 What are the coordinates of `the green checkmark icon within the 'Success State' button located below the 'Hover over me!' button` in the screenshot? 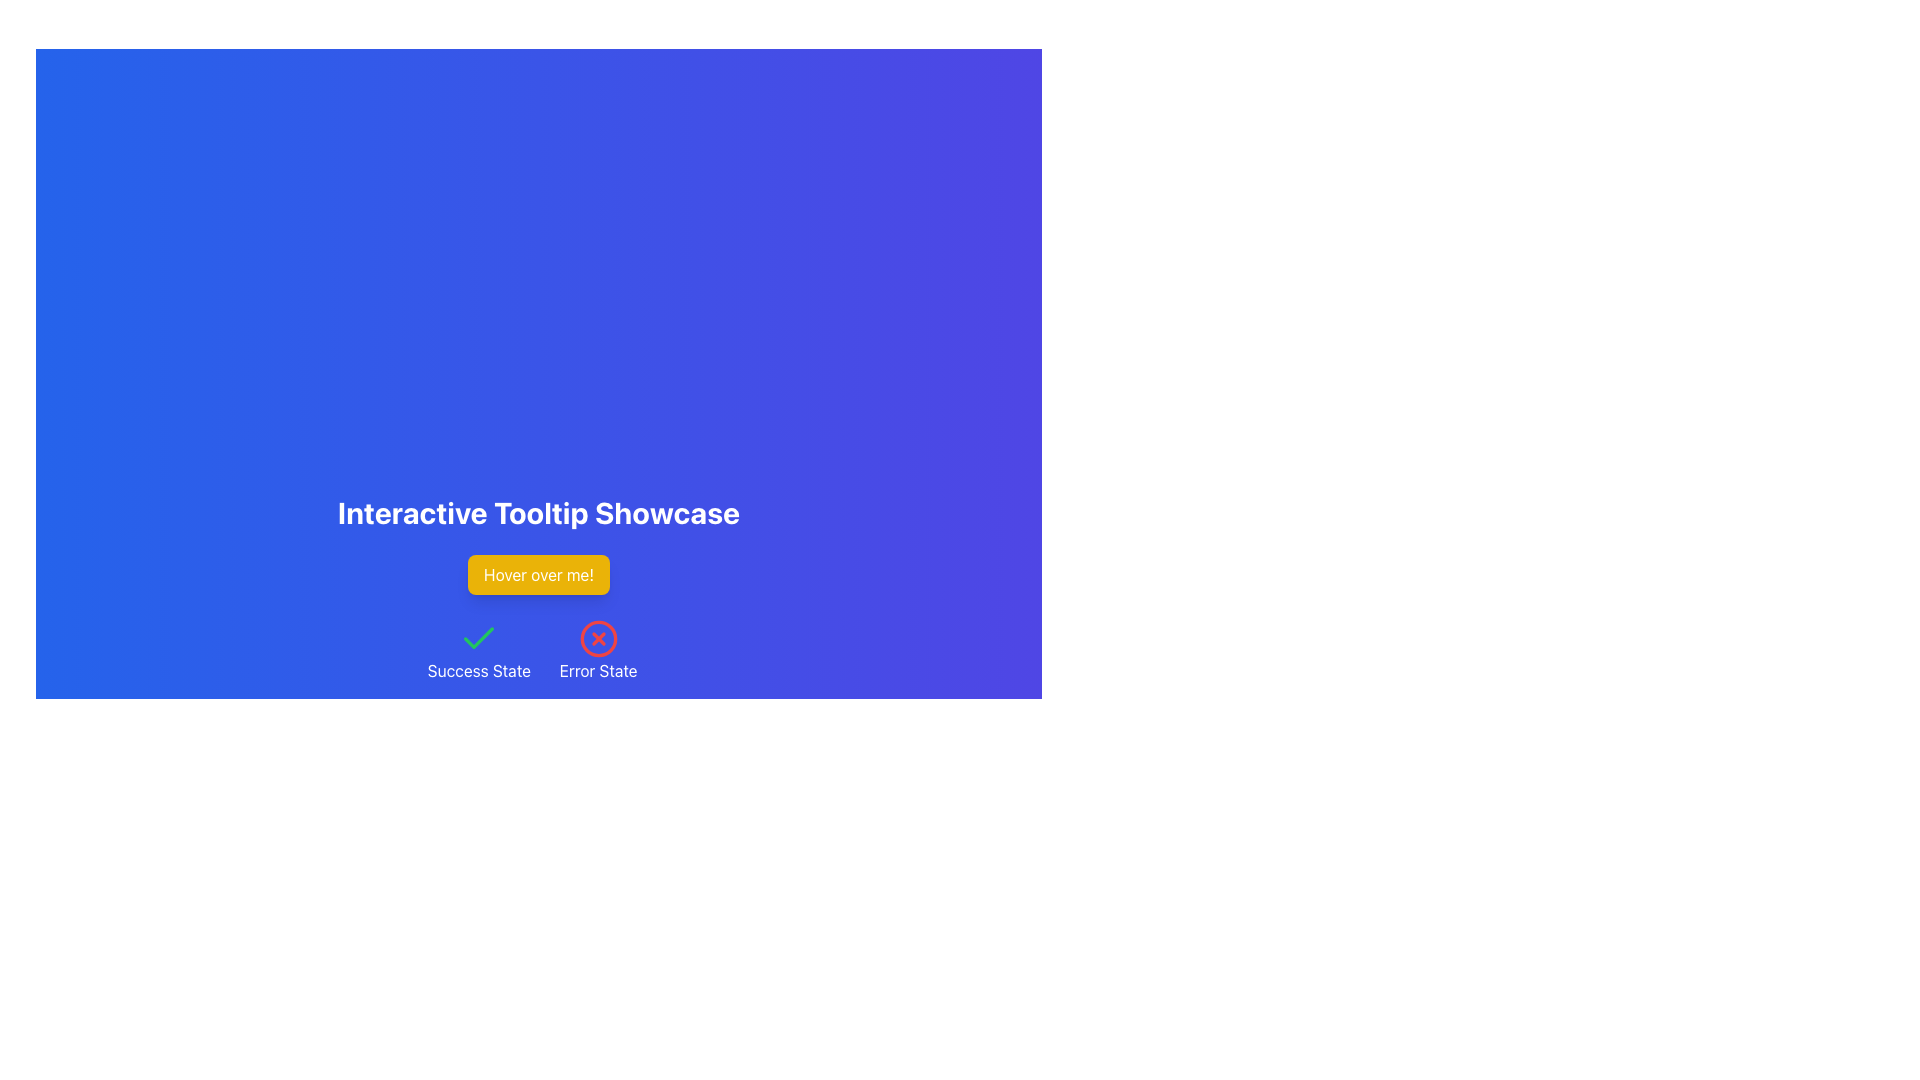 It's located at (478, 638).